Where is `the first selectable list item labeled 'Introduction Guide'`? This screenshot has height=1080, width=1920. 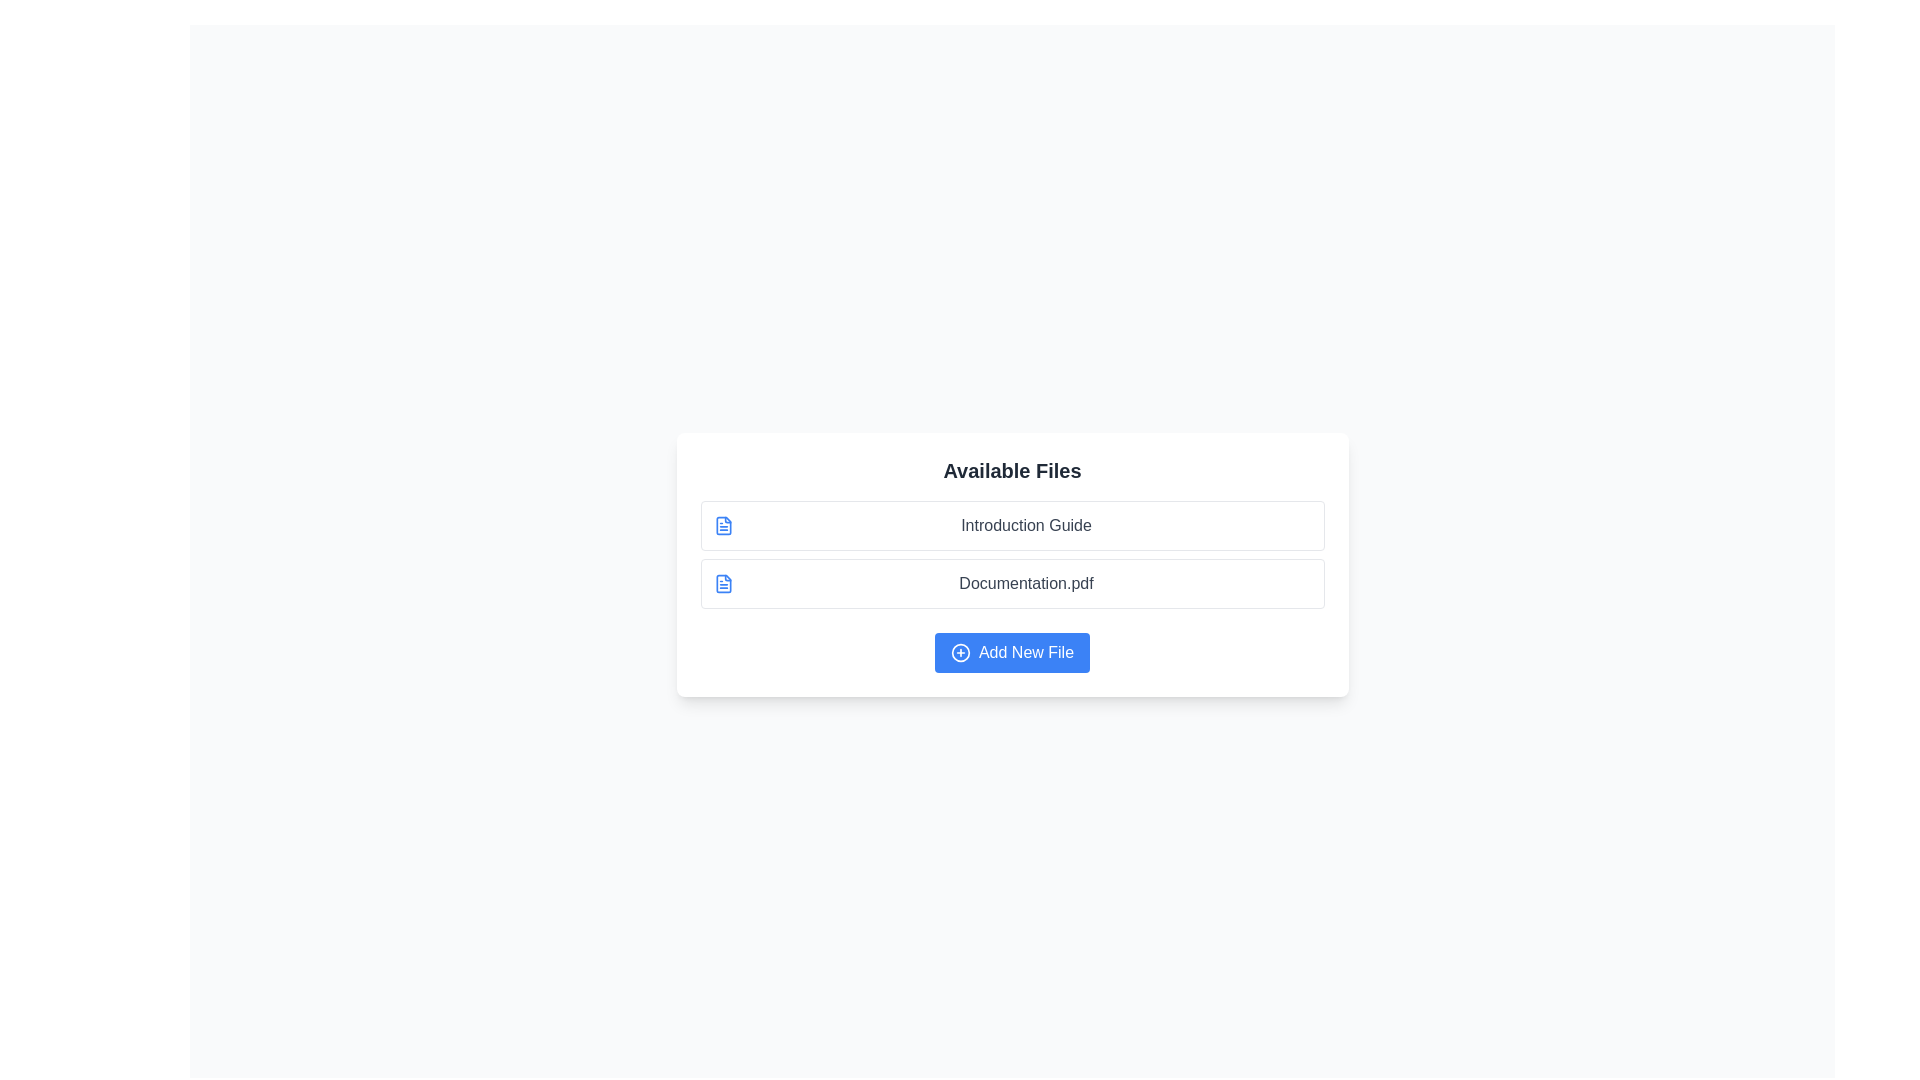
the first selectable list item labeled 'Introduction Guide' is located at coordinates (1012, 524).